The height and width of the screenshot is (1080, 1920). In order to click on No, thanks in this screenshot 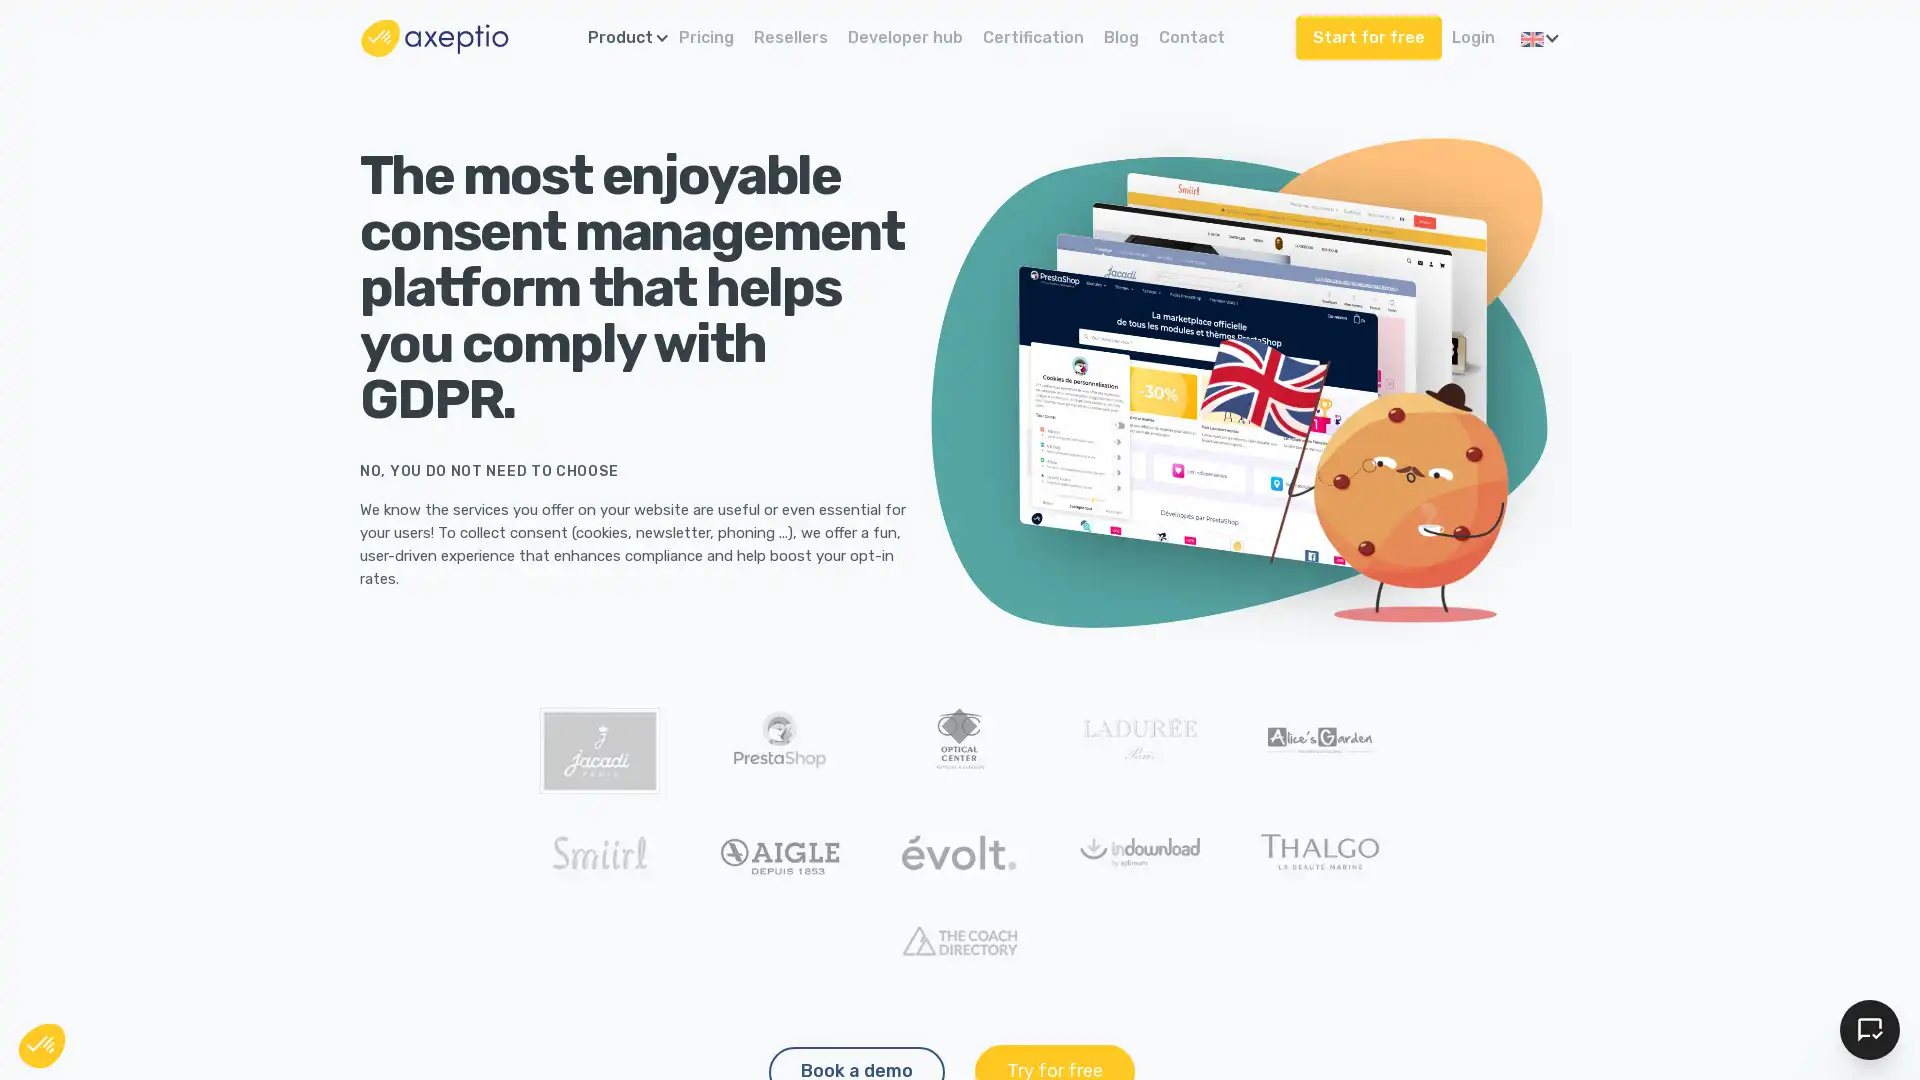, I will do `click(89, 969)`.